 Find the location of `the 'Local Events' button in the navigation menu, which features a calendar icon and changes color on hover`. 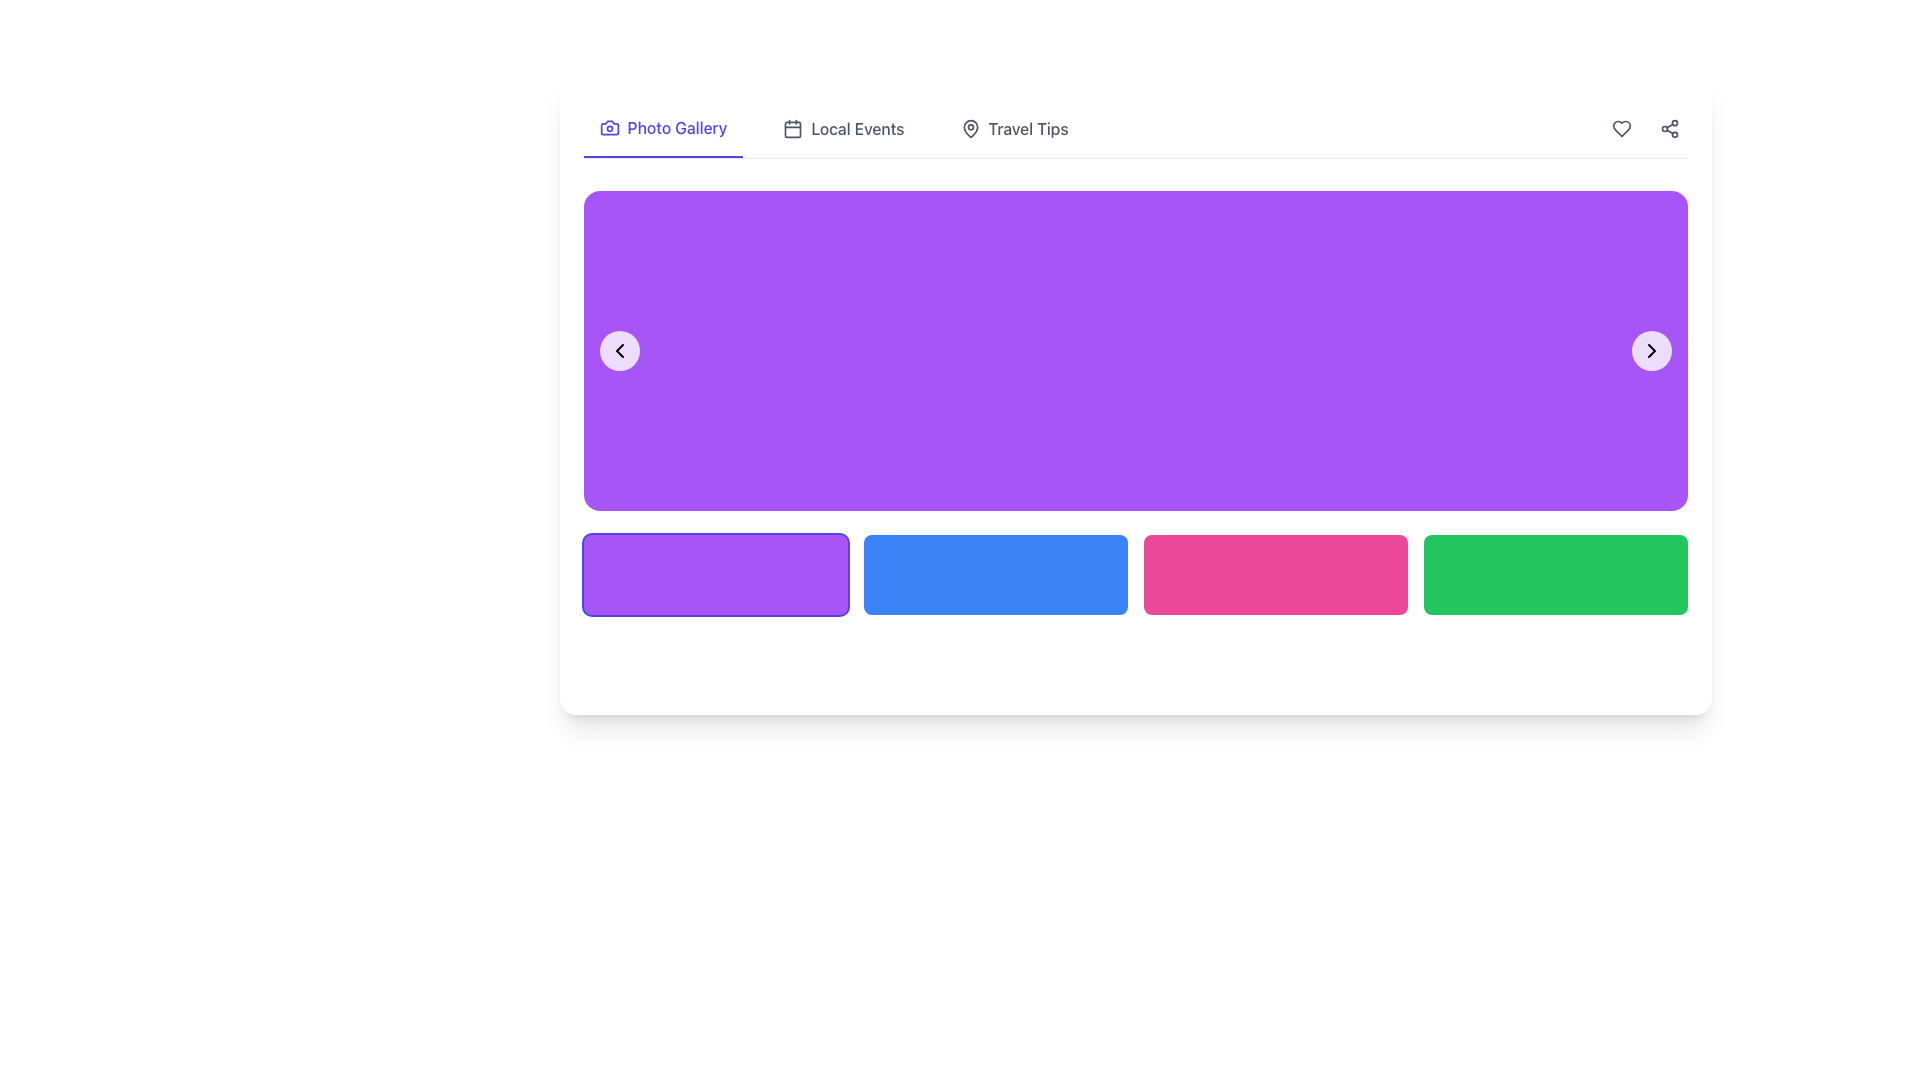

the 'Local Events' button in the navigation menu, which features a calendar icon and changes color on hover is located at coordinates (843, 128).